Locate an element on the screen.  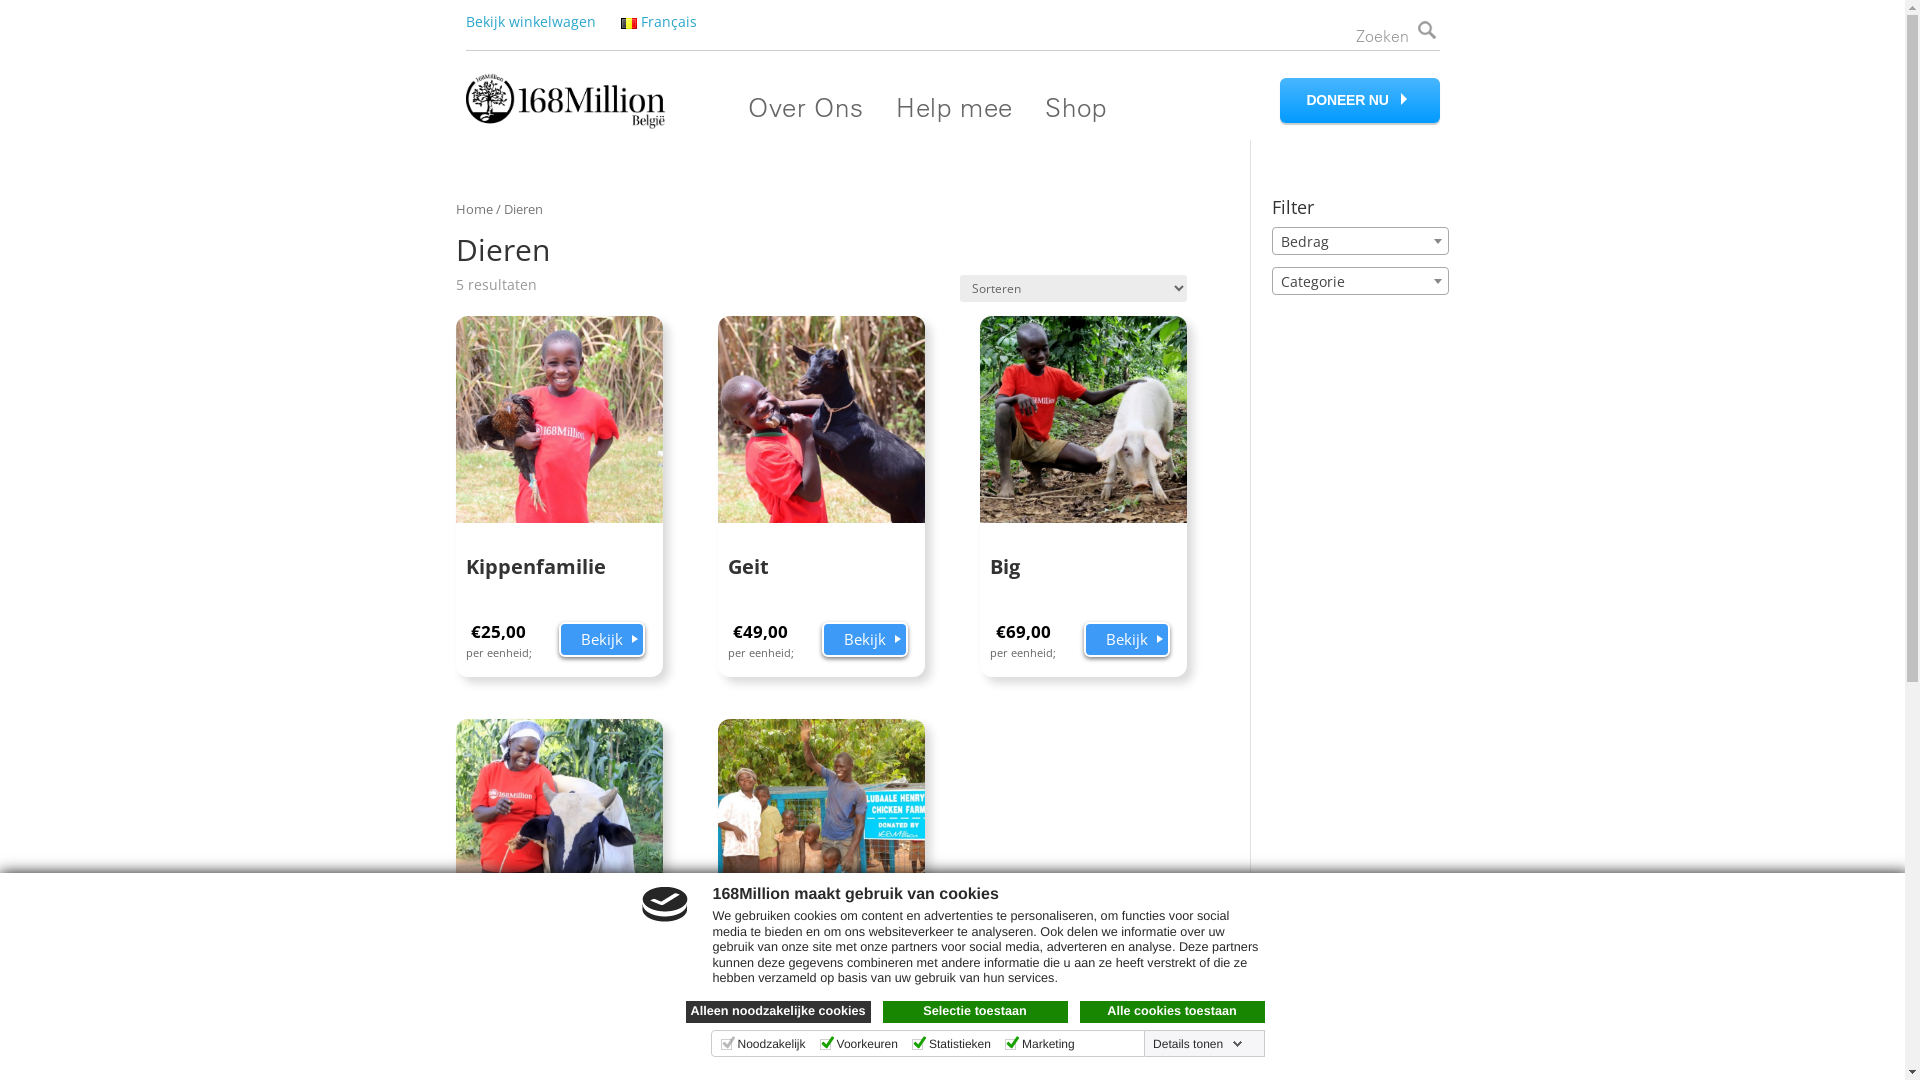
'Details tonen' is located at coordinates (1148, 1043).